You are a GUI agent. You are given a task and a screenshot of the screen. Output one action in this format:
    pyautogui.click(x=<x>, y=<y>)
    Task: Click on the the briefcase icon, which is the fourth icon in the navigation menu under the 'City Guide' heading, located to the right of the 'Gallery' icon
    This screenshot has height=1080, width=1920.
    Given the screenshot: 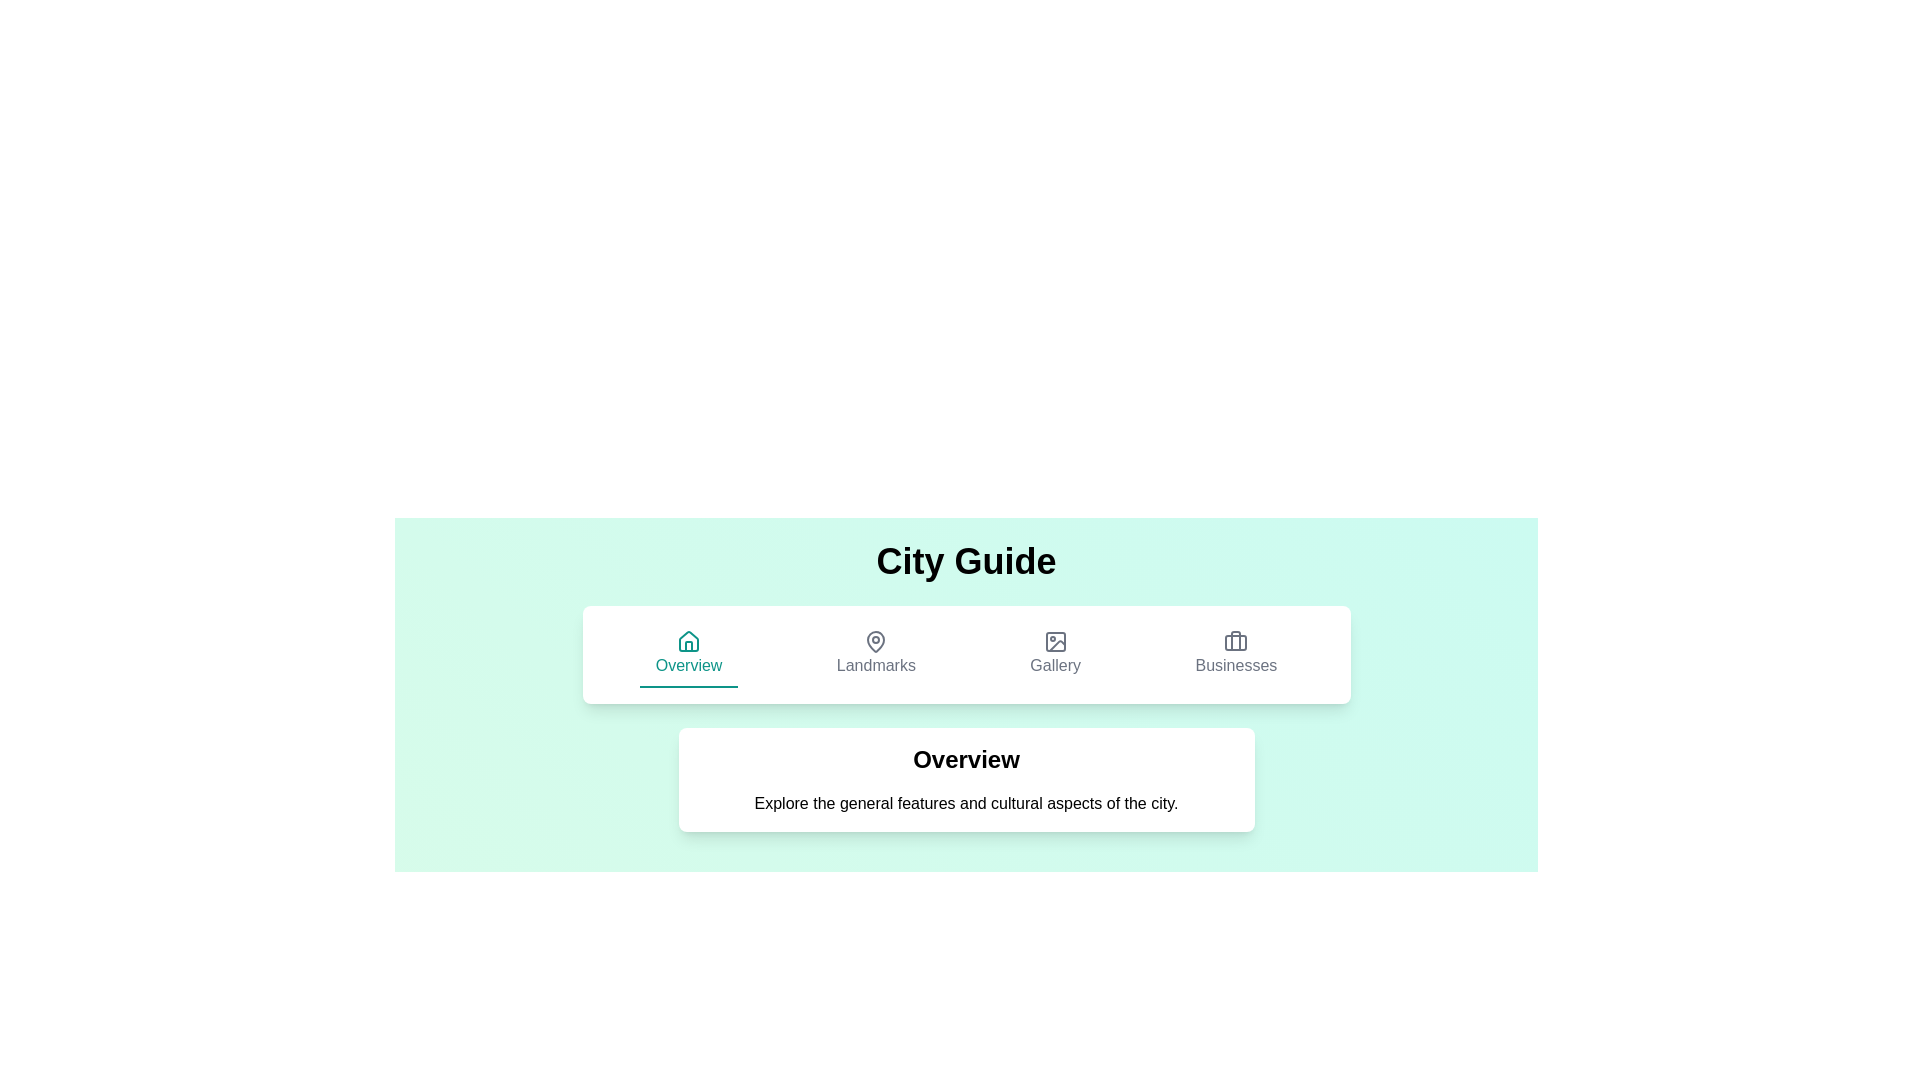 What is the action you would take?
    pyautogui.click(x=1235, y=640)
    